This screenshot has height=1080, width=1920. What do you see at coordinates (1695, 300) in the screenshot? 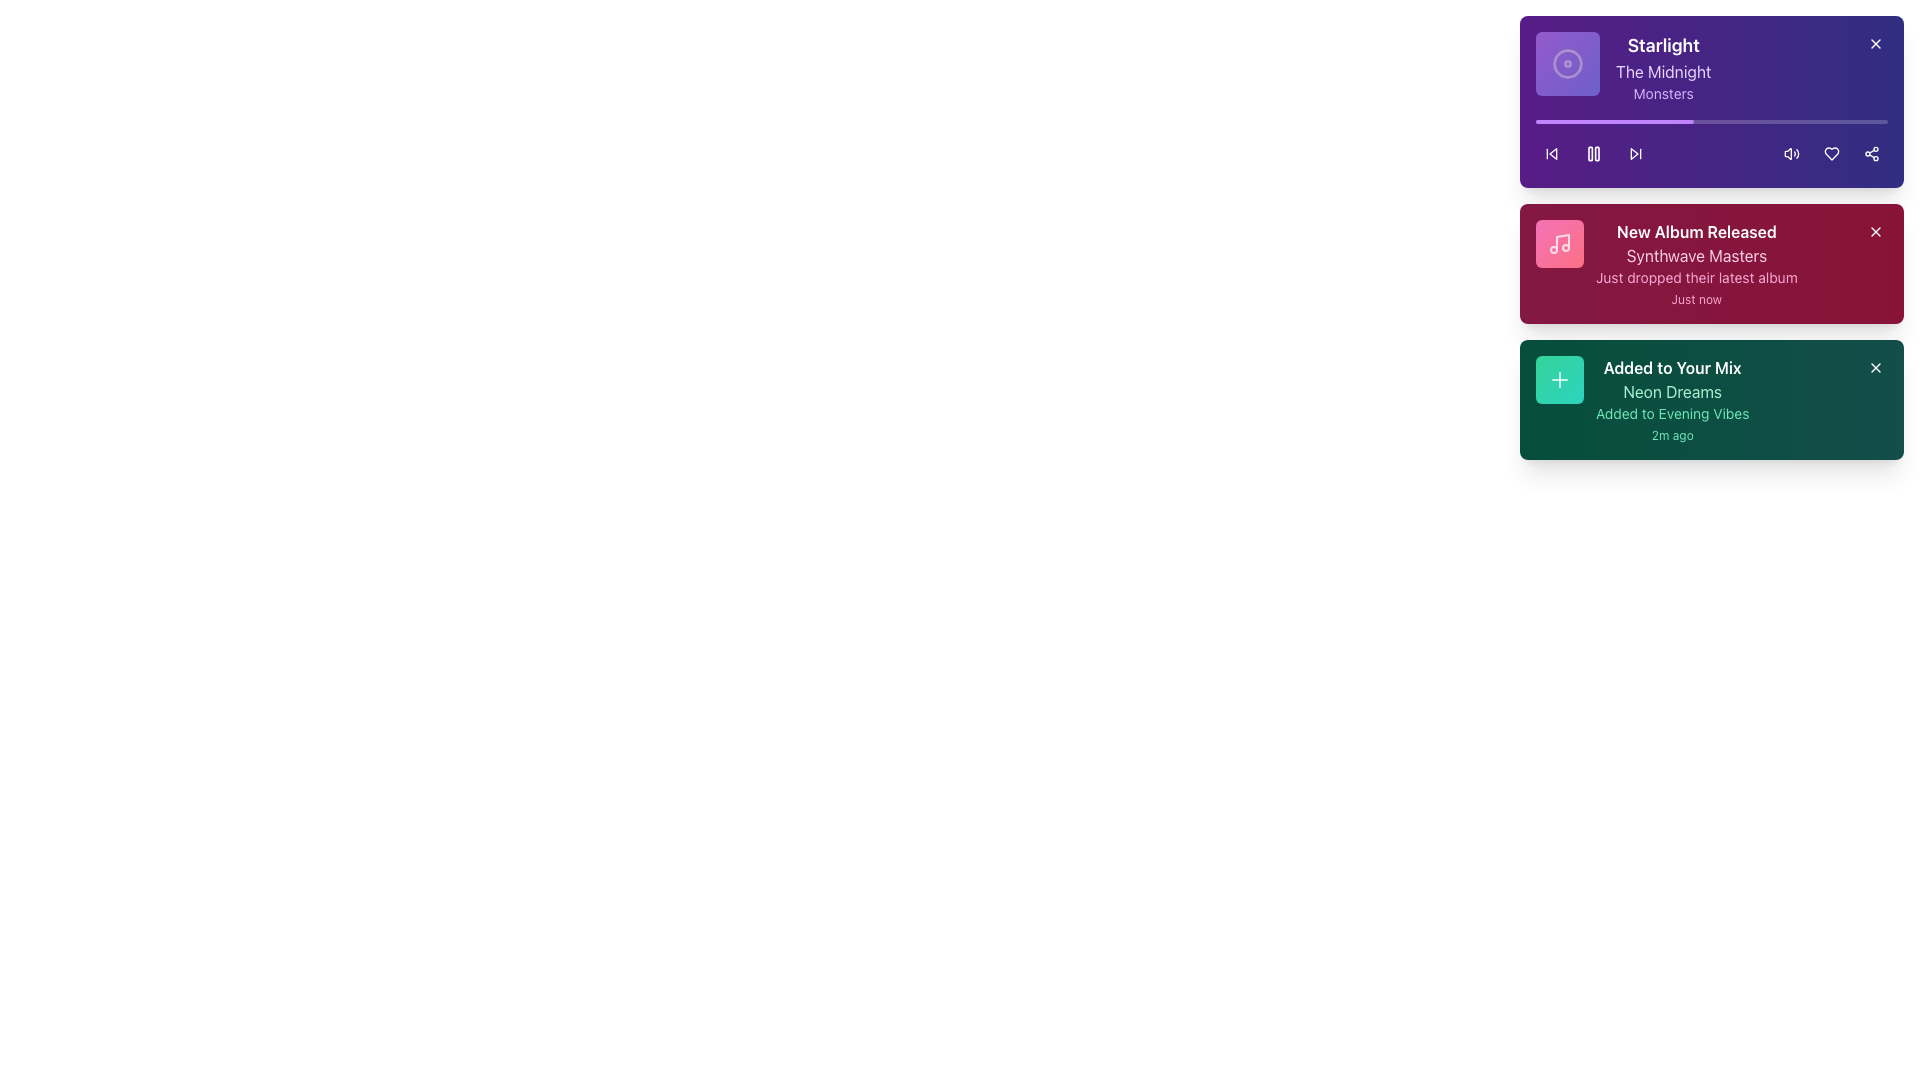
I see `the label displaying 'Just now' which is positioned at the bottom of the notification card with a dark red background, beneath the text 'Just dropped their latest album'` at bounding box center [1695, 300].